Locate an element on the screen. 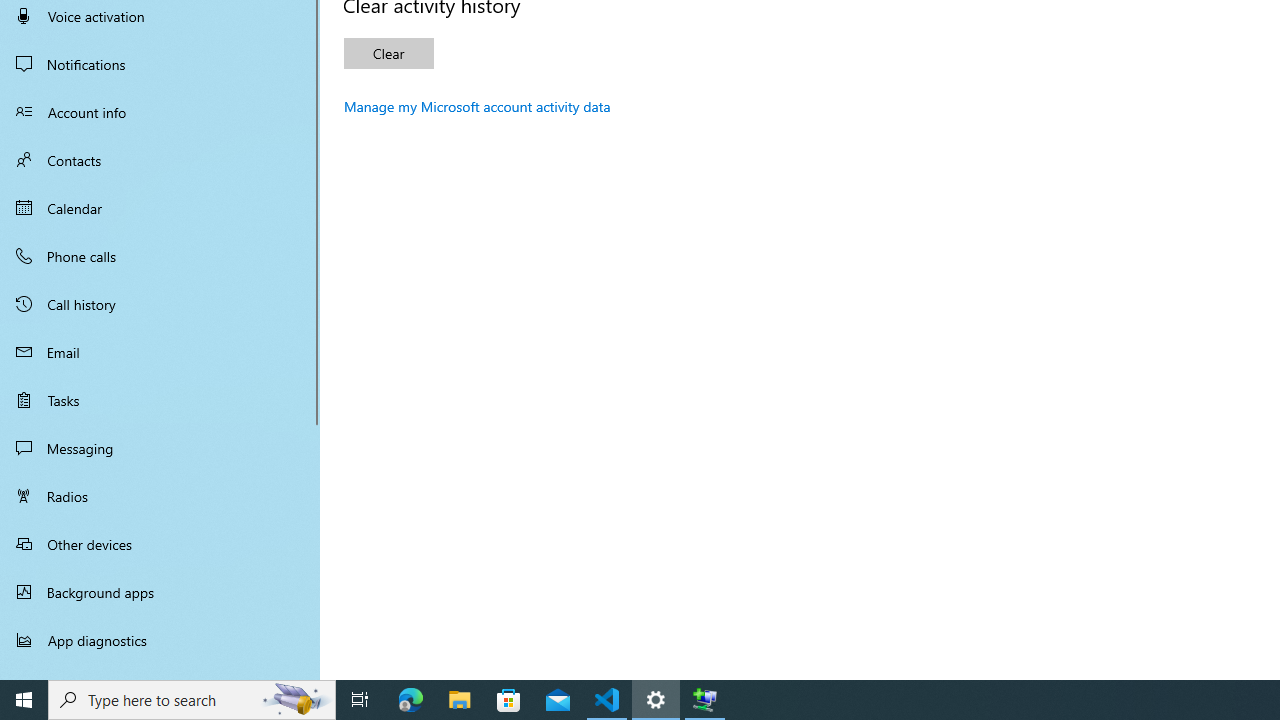 The height and width of the screenshot is (720, 1280). 'Calendar' is located at coordinates (160, 208).